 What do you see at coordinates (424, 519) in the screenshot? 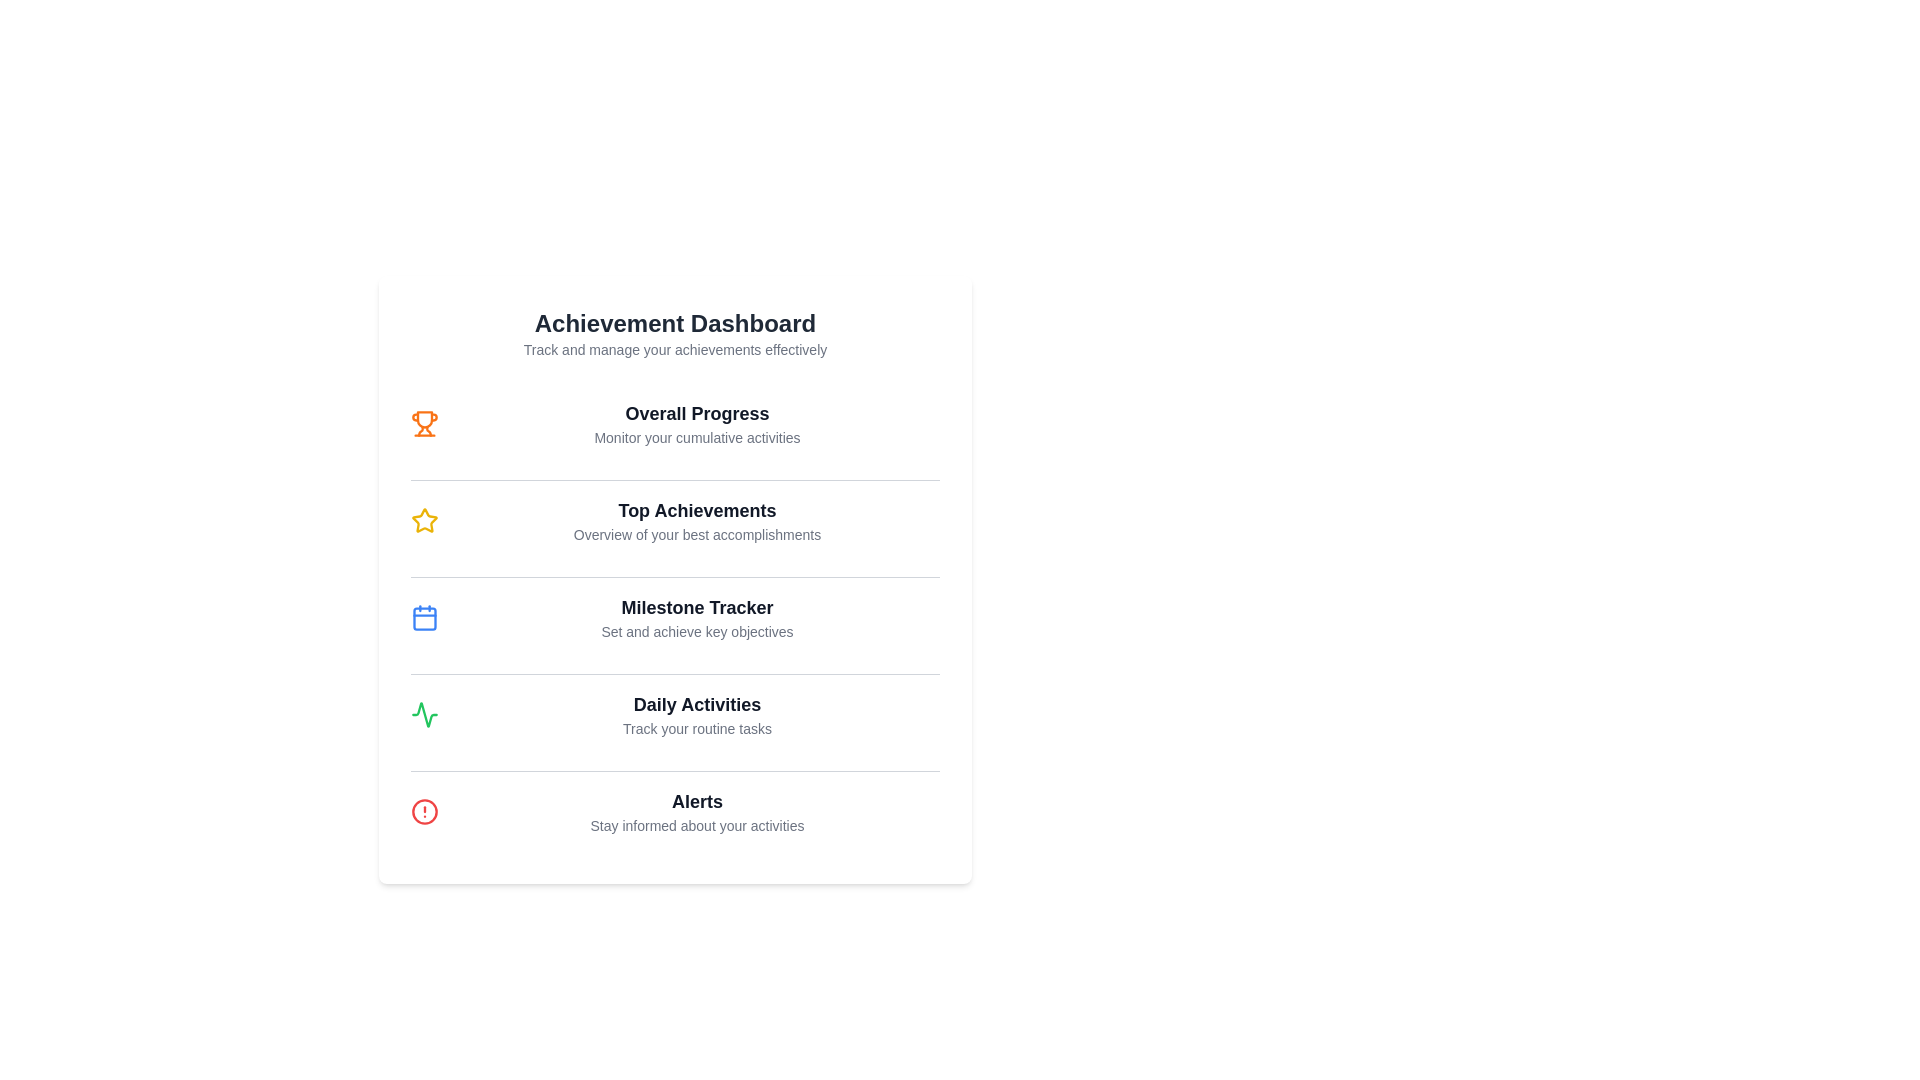
I see `the star-shaped icon with a yellow border, which is the first item in the 'Top Achievements' section, located to the left of the title in the achievement dashboard` at bounding box center [424, 519].